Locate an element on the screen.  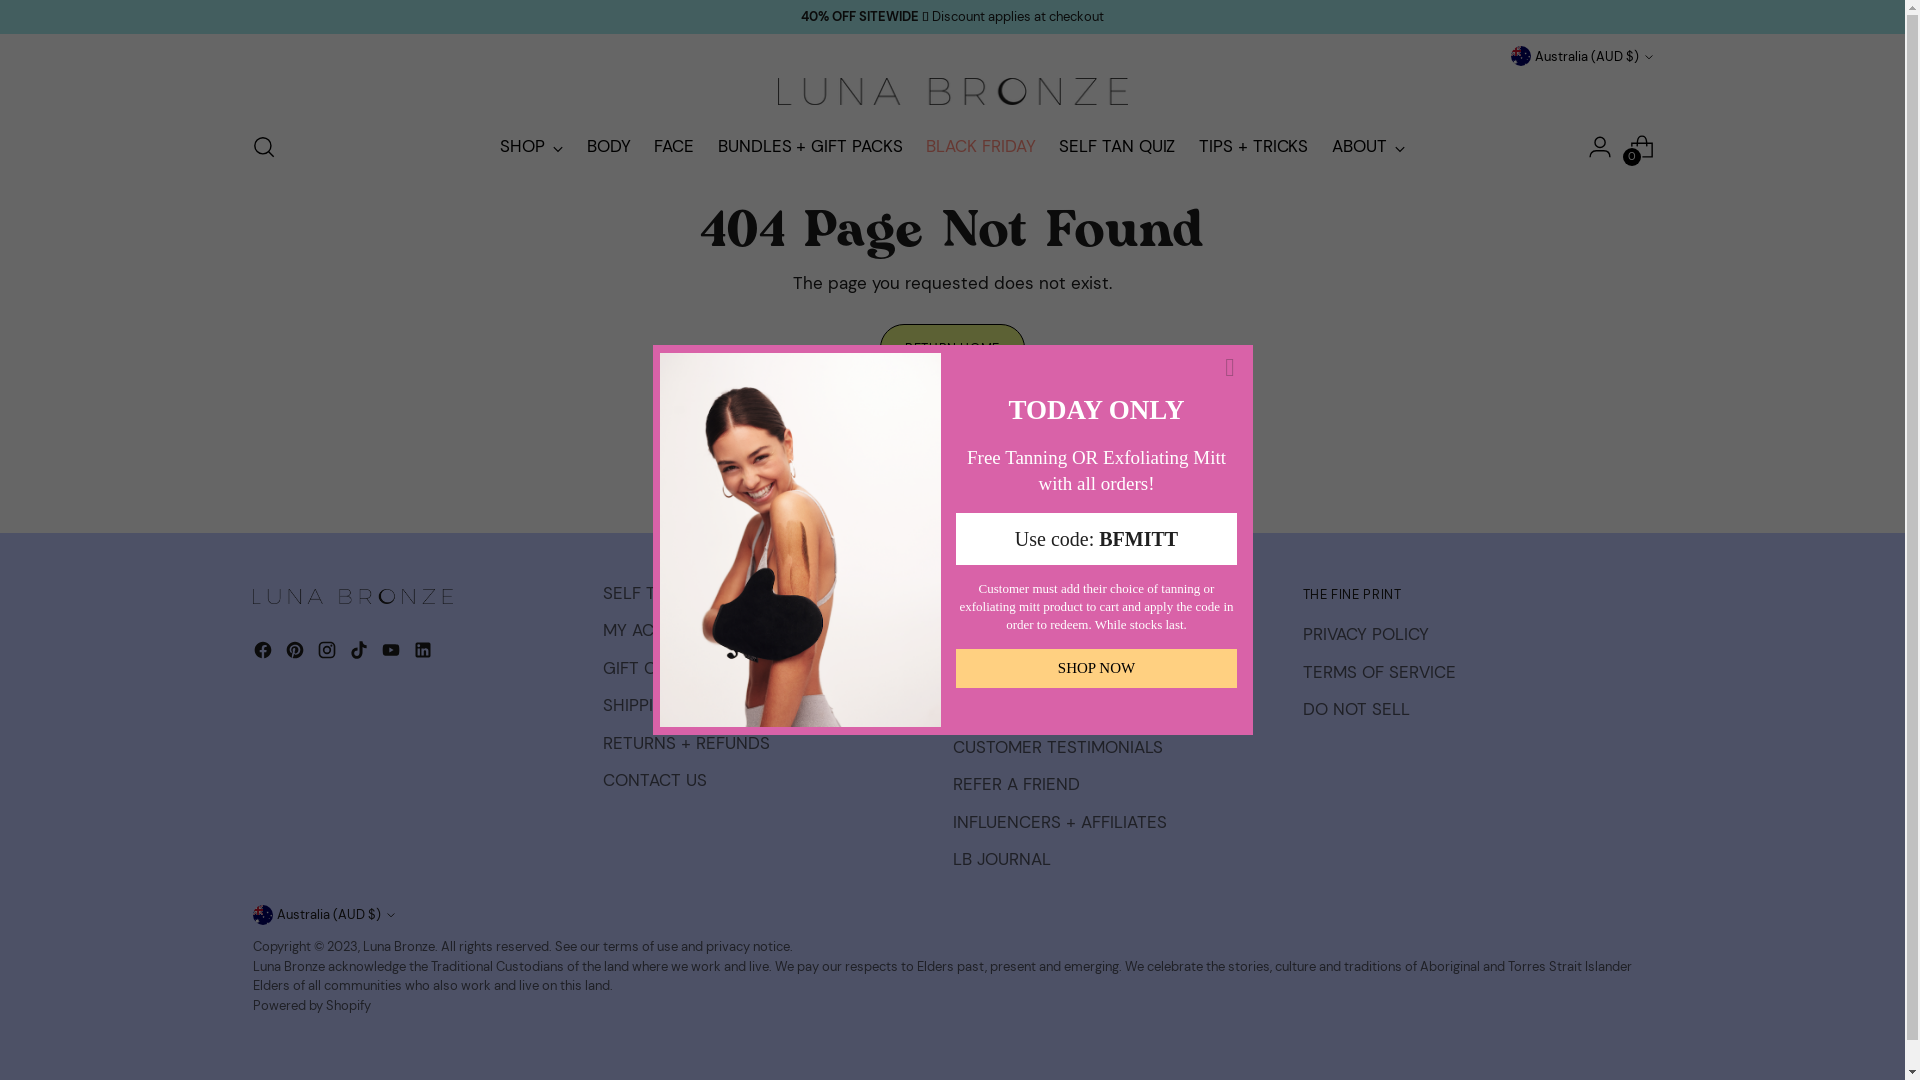
'SHOP NOW' is located at coordinates (954, 668).